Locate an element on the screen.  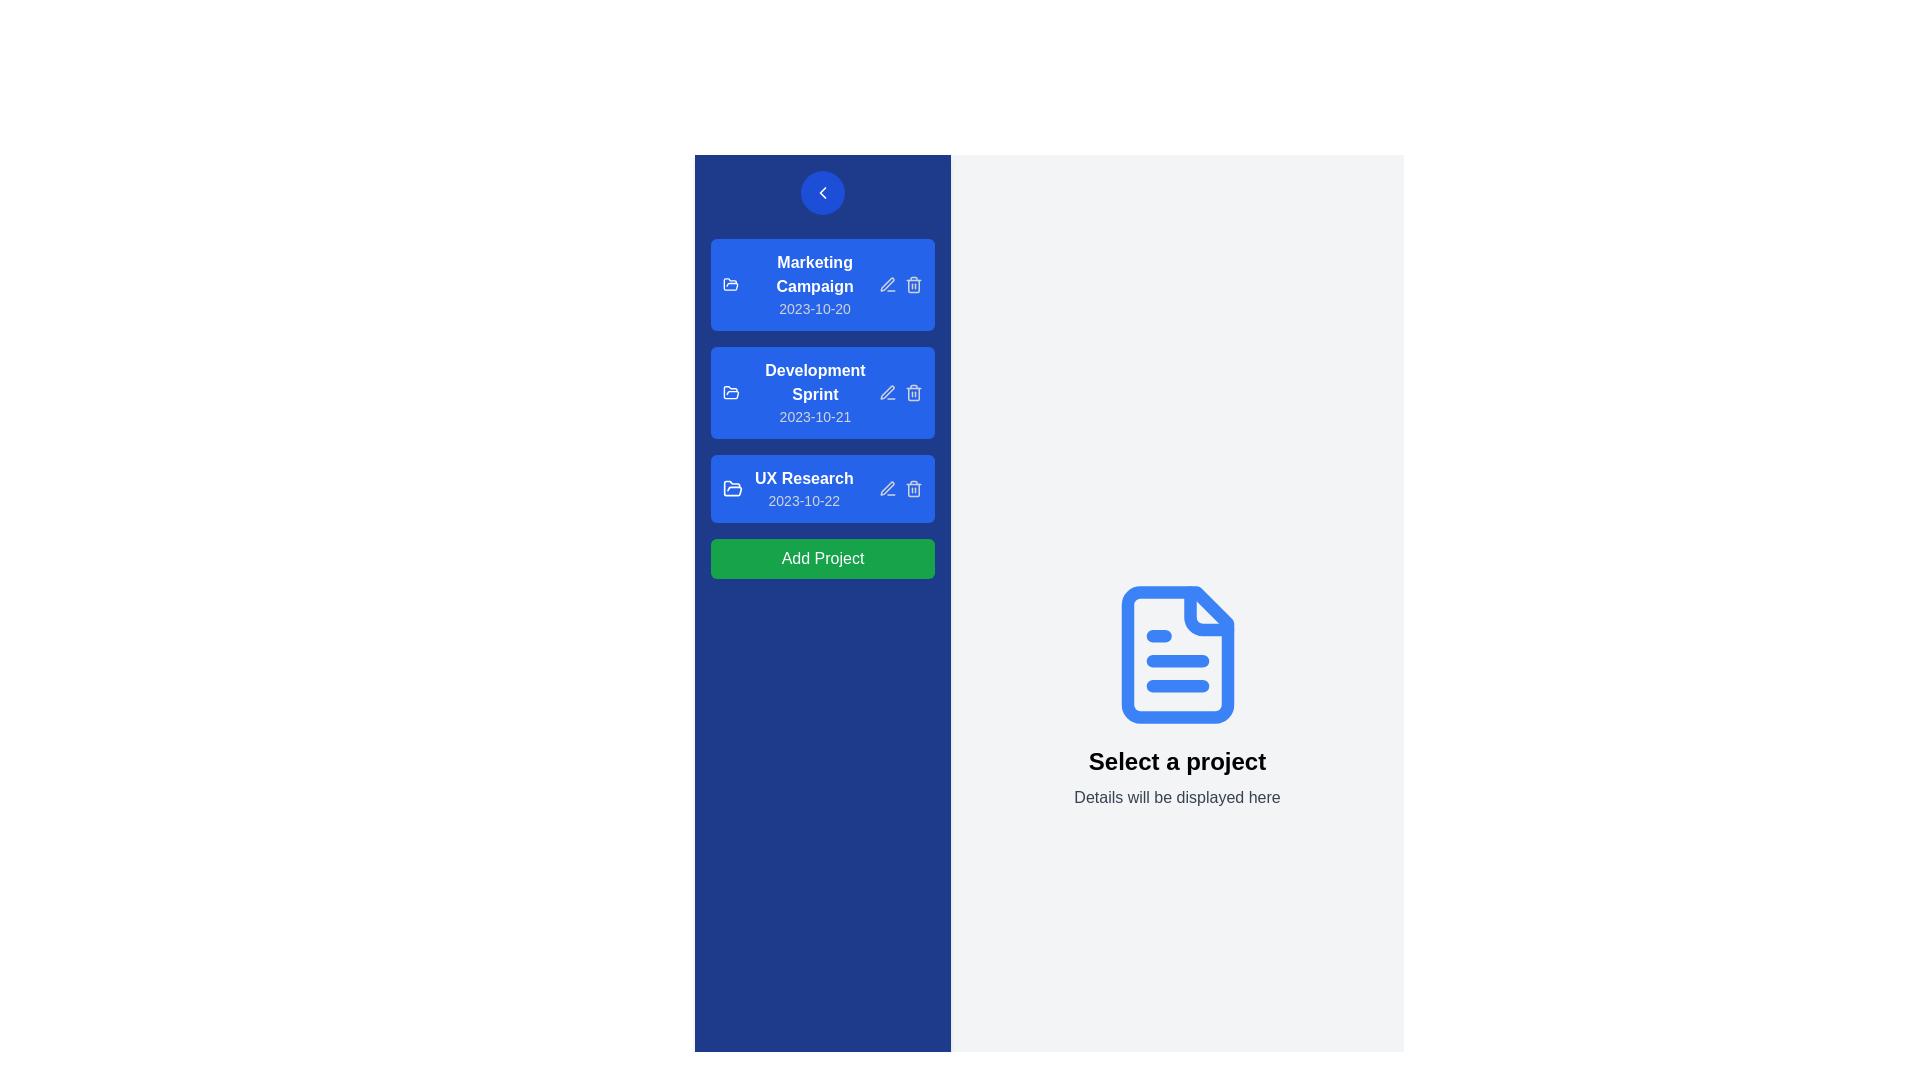
the SVG folder icon representing the 'Development Sprint 2023-10-21' project, located at the leftmost part of the list is located at coordinates (730, 393).